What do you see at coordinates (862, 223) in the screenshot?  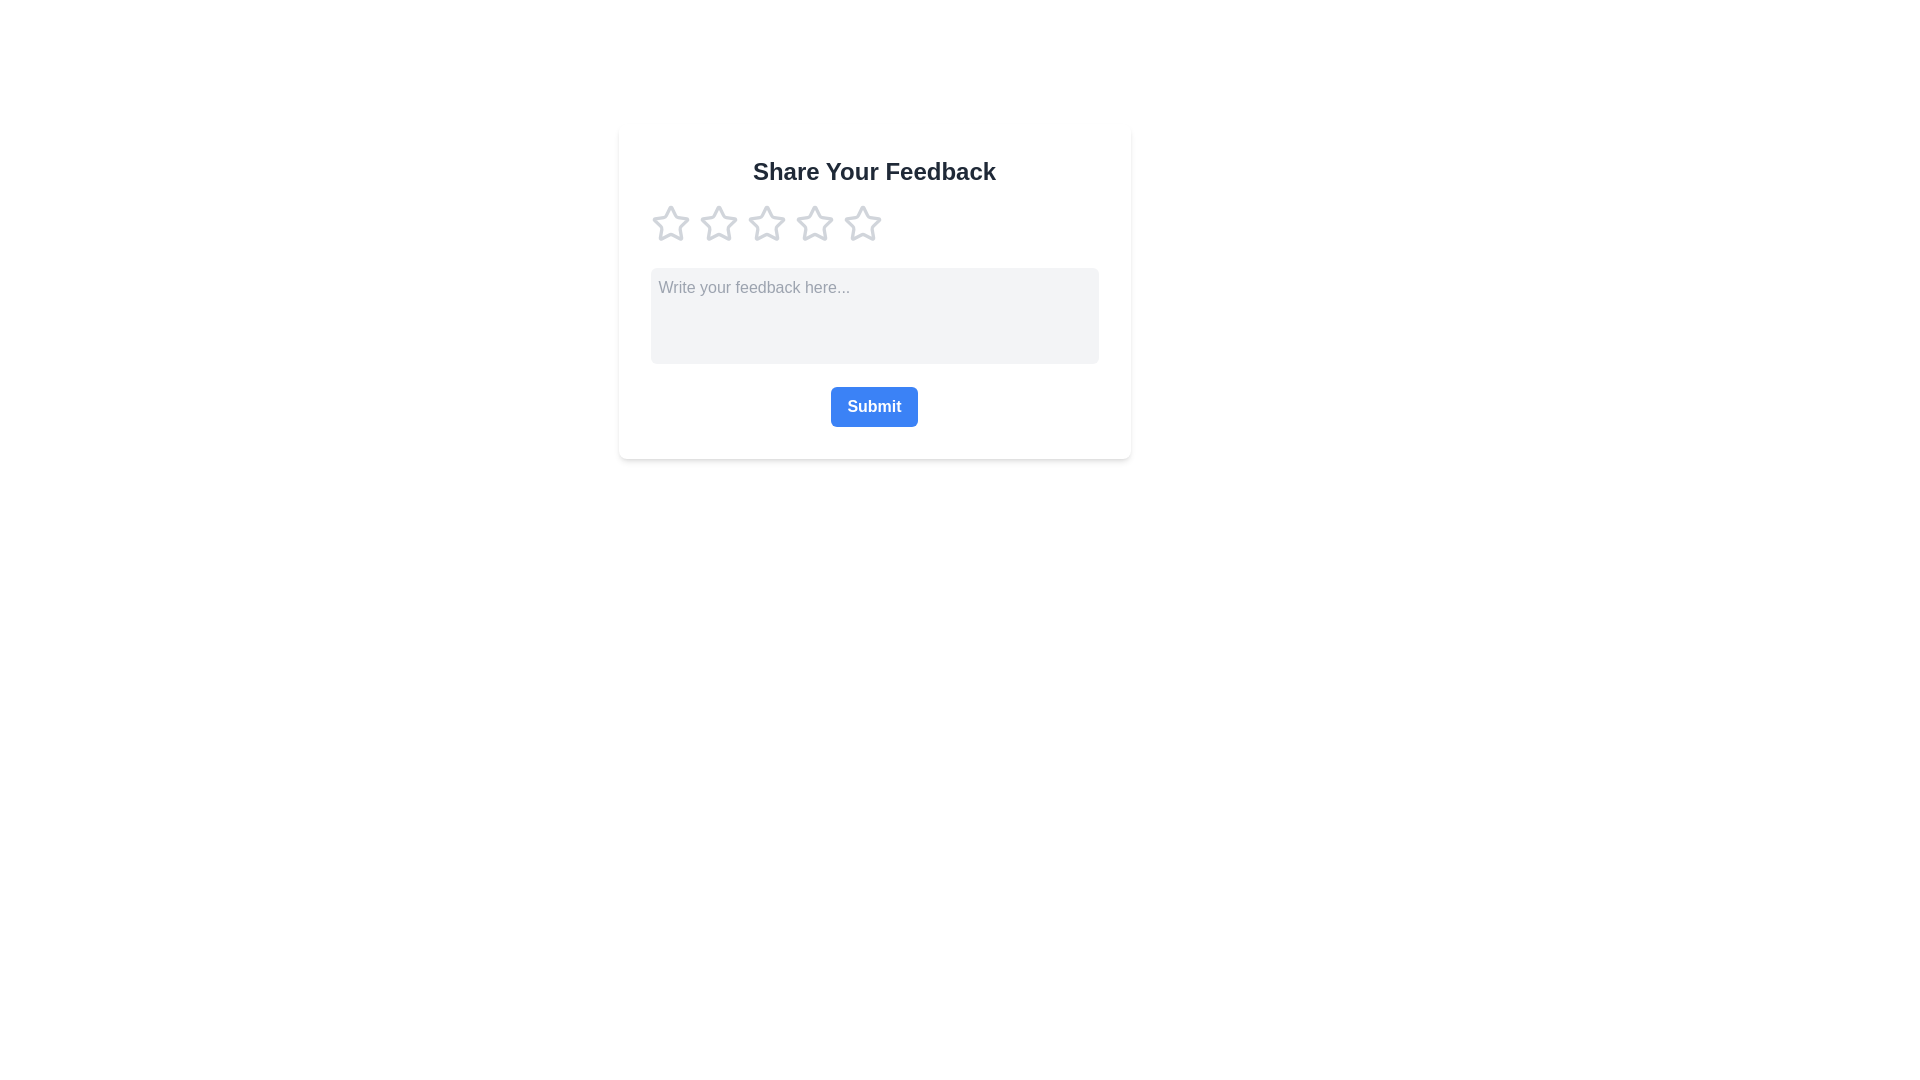 I see `the rating to 5 by clicking on the corresponding star` at bounding box center [862, 223].